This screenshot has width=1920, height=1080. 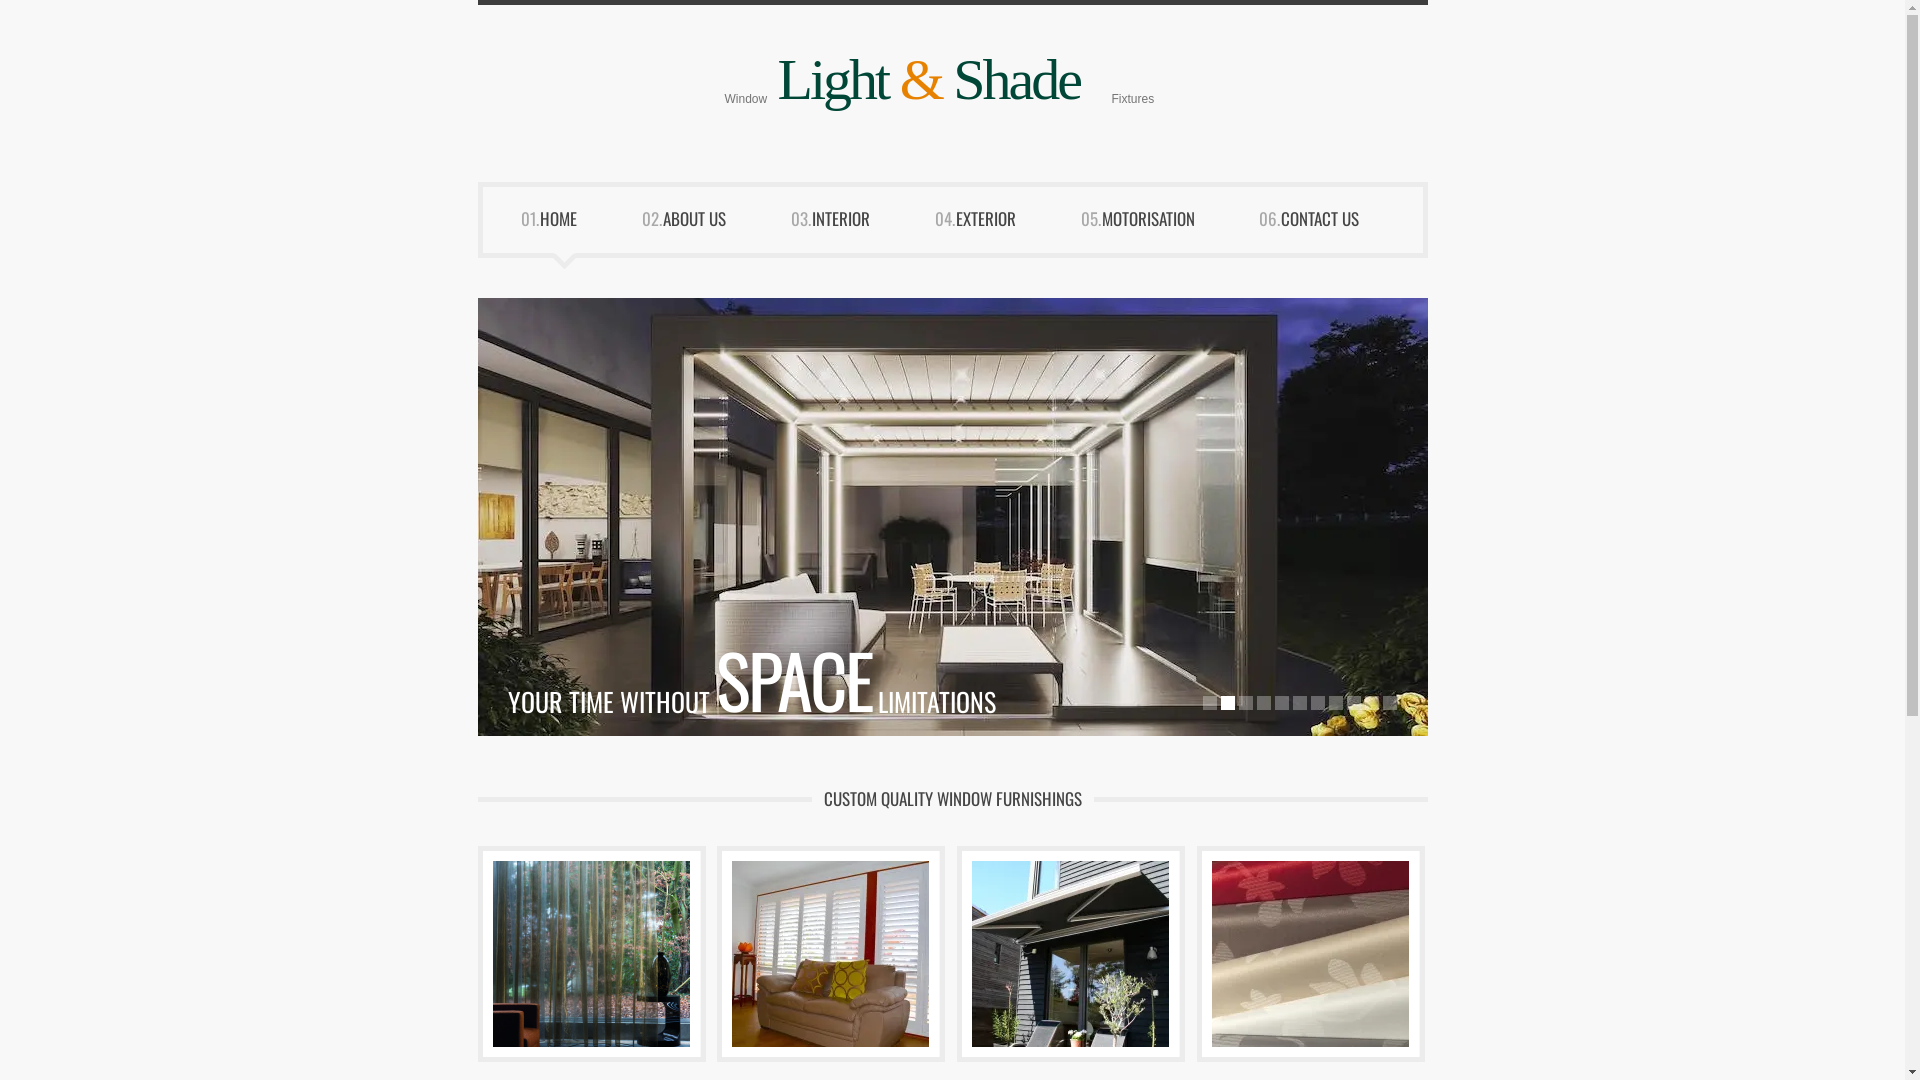 I want to click on 'HOME', so click(x=571, y=226).